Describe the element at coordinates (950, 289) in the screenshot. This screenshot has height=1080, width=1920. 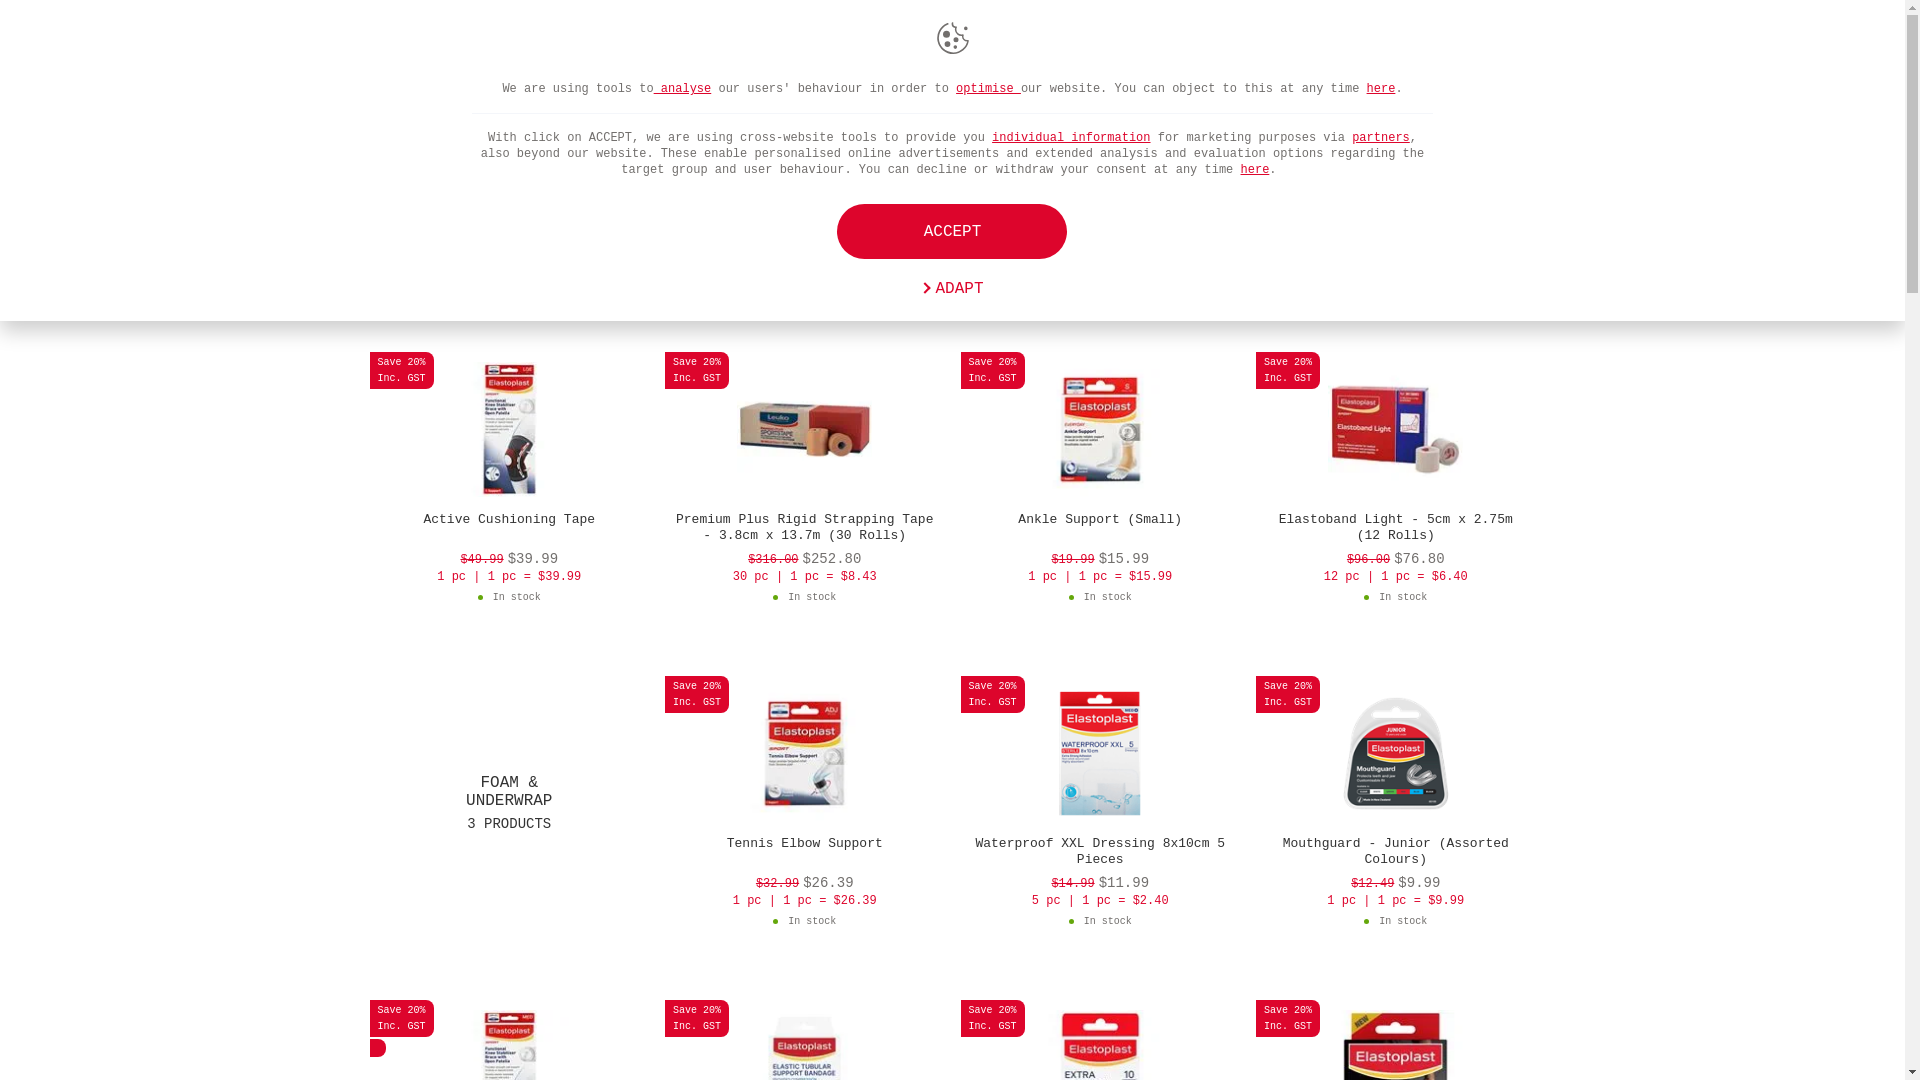
I see `'ADAPT'` at that location.